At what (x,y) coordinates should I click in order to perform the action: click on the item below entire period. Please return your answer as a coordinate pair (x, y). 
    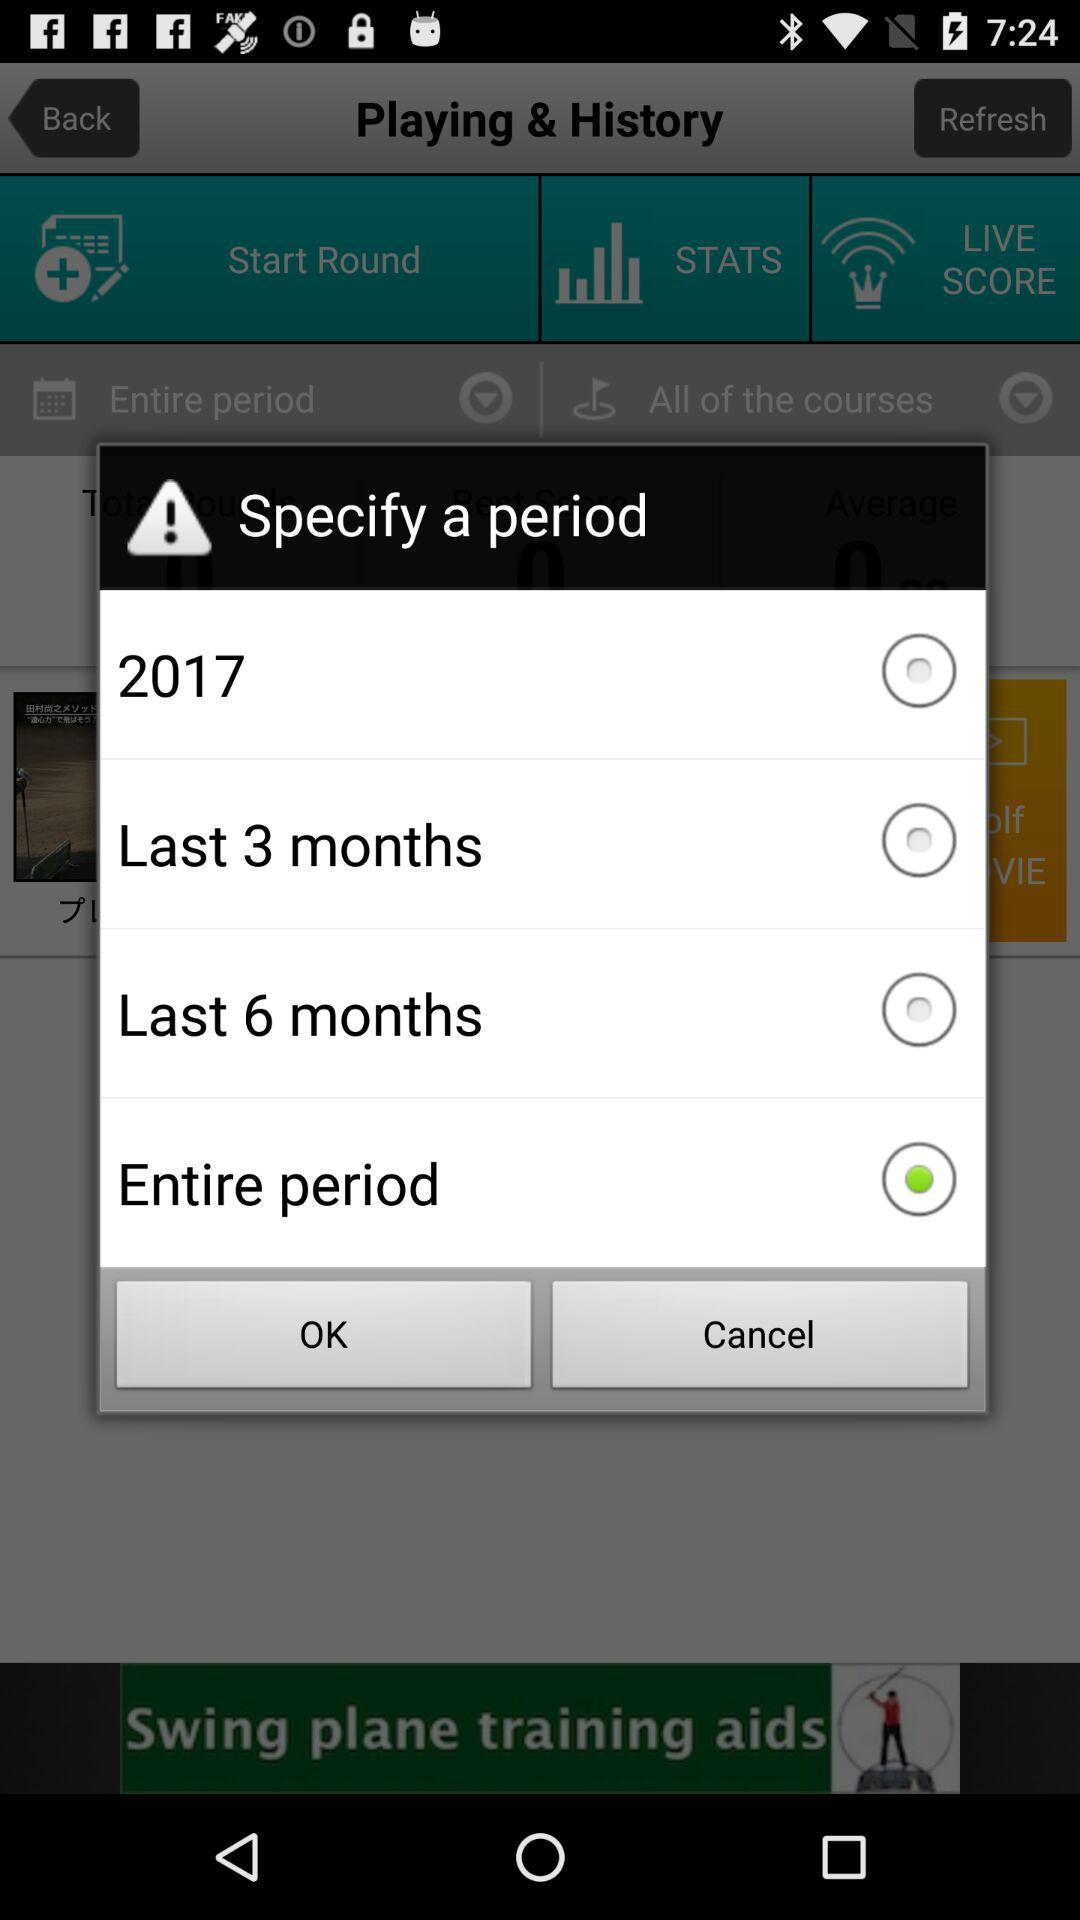
    Looking at the image, I should click on (323, 1340).